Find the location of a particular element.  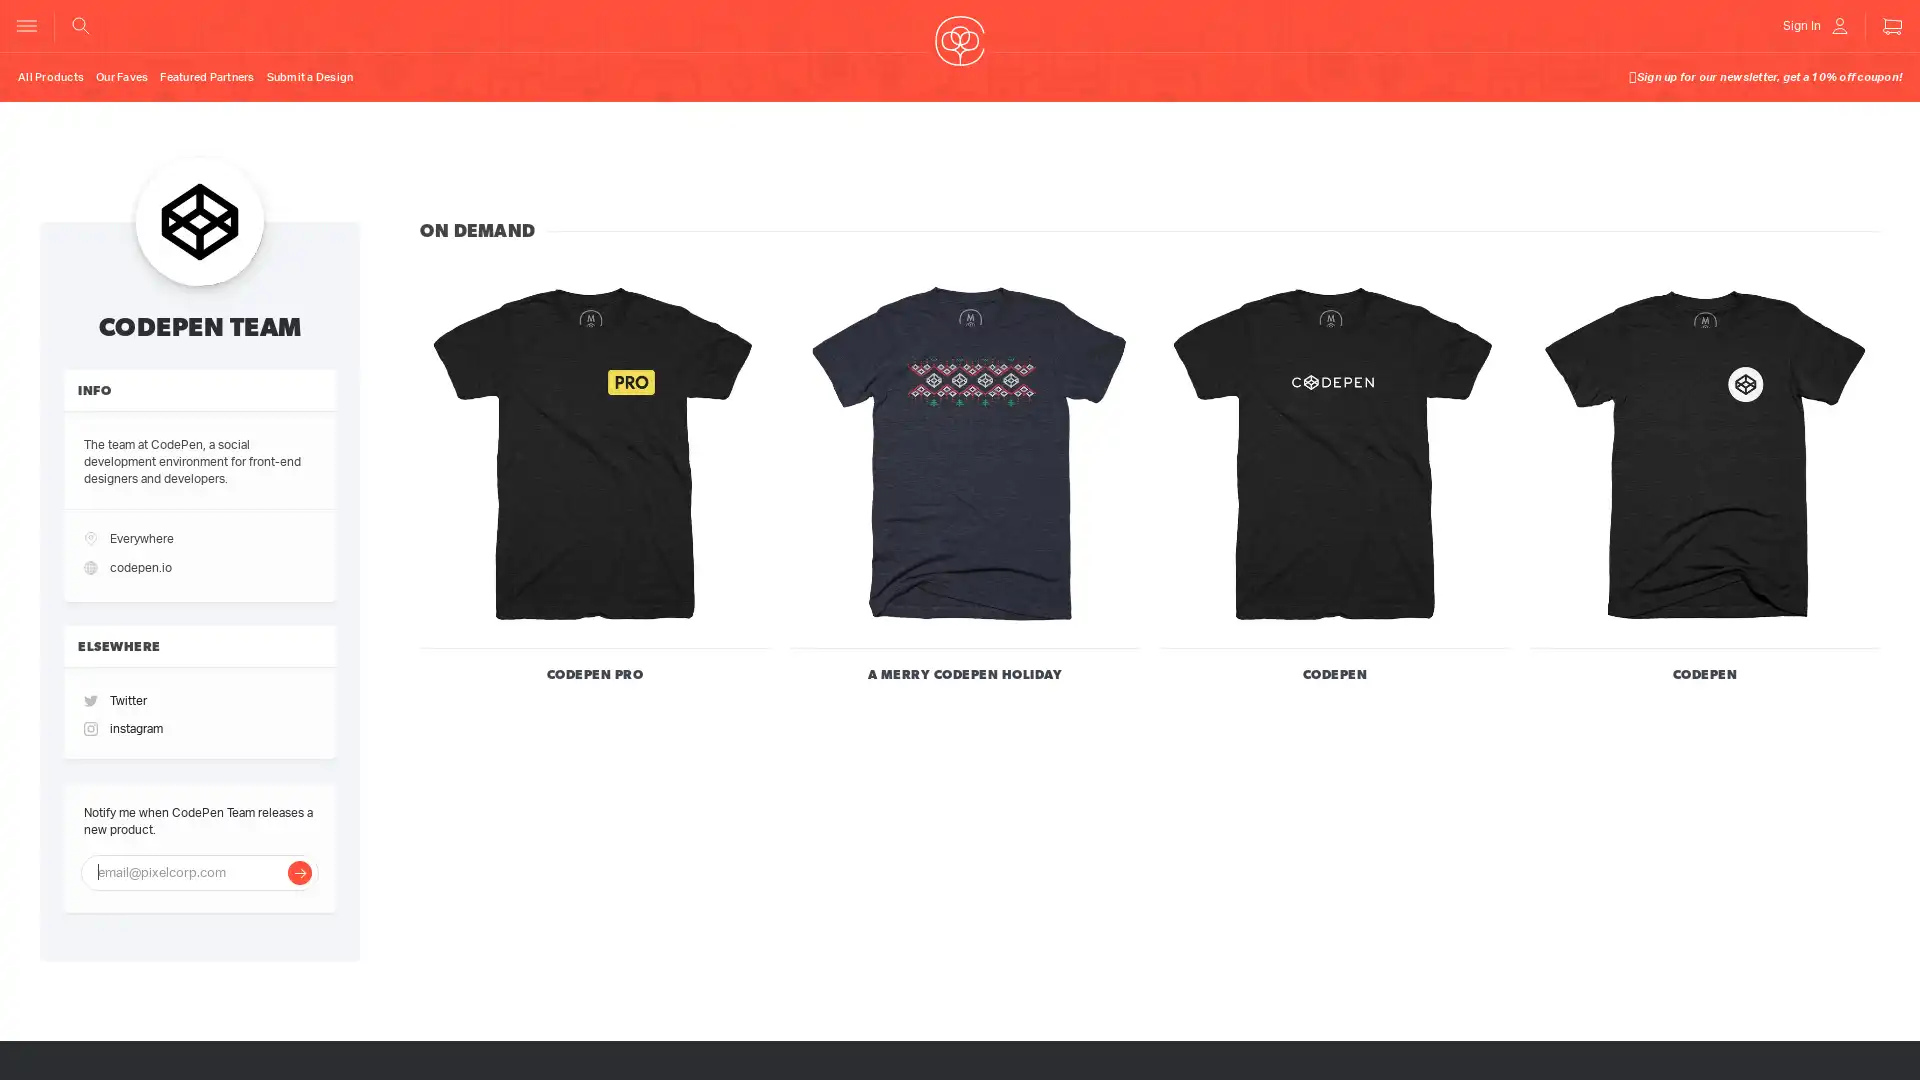

Submit is located at coordinates (298, 870).